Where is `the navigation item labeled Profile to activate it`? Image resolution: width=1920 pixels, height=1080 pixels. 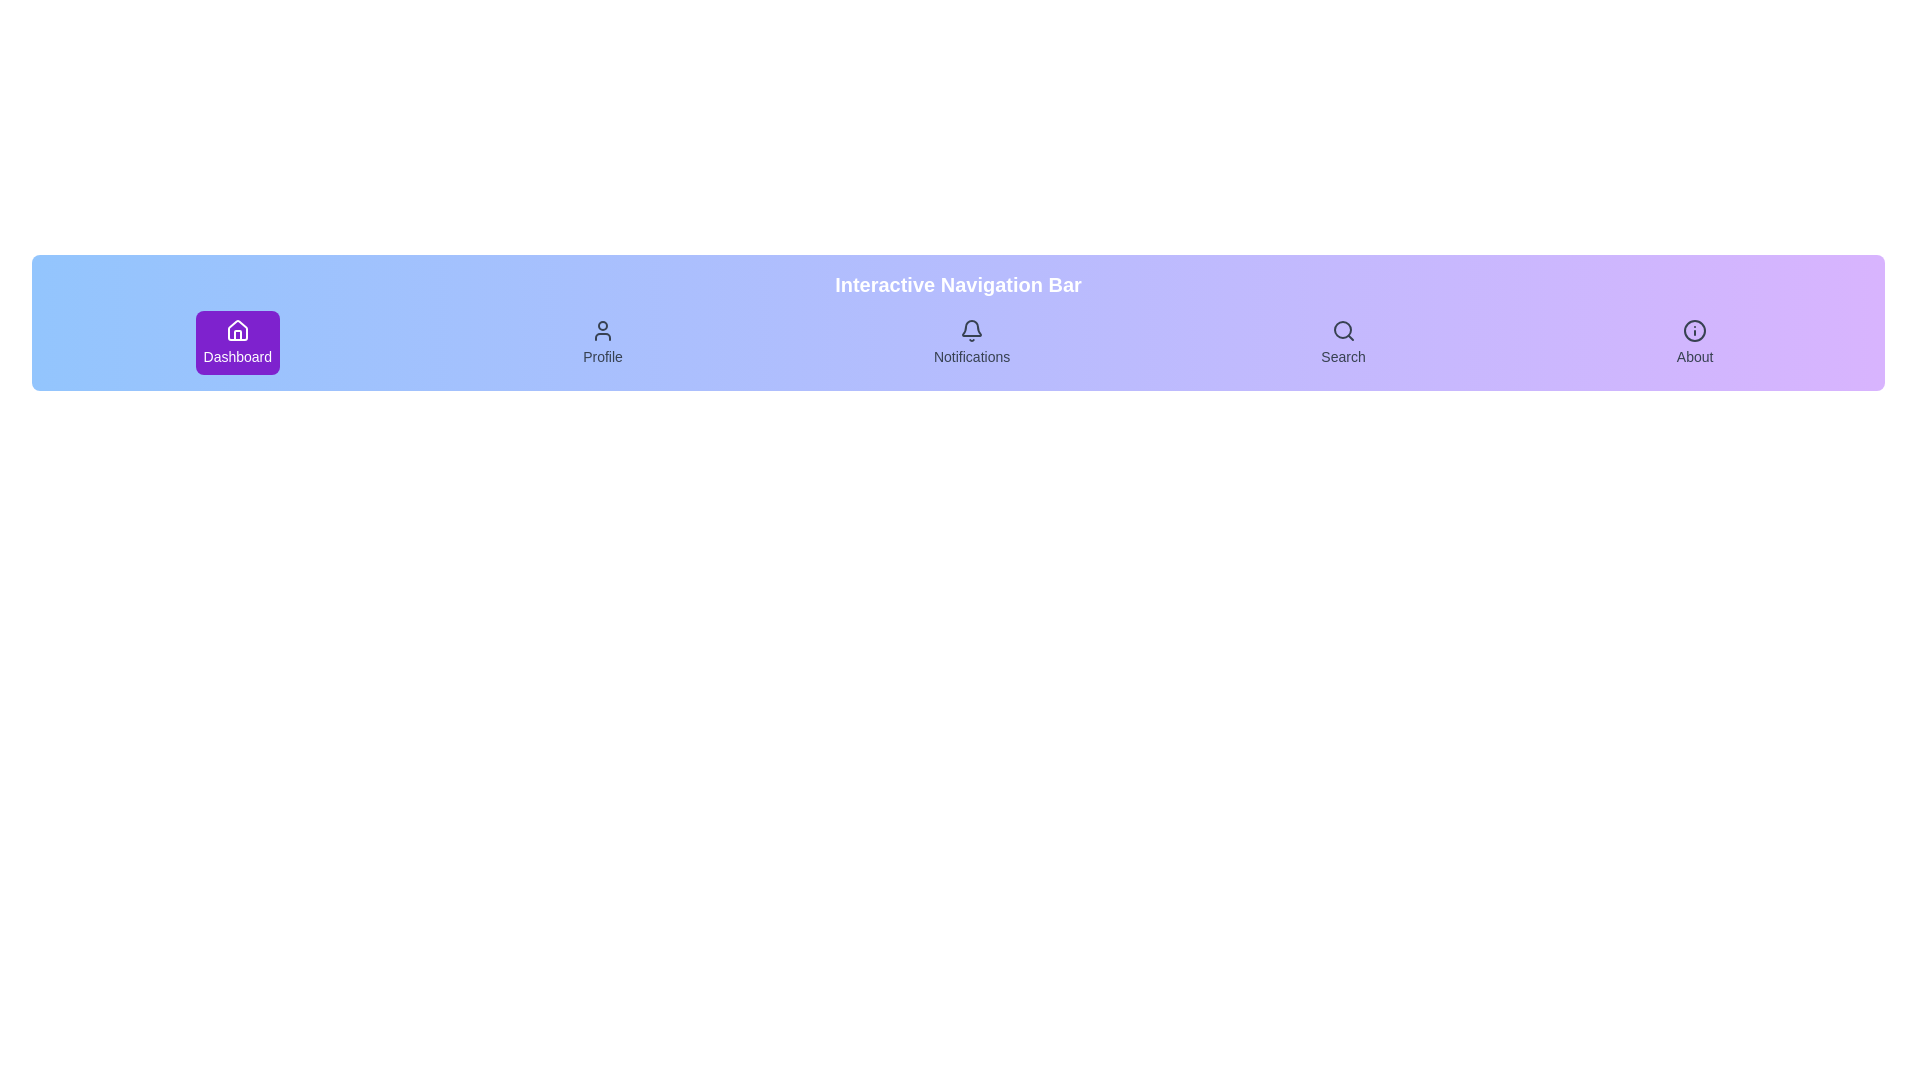
the navigation item labeled Profile to activate it is located at coordinates (602, 342).